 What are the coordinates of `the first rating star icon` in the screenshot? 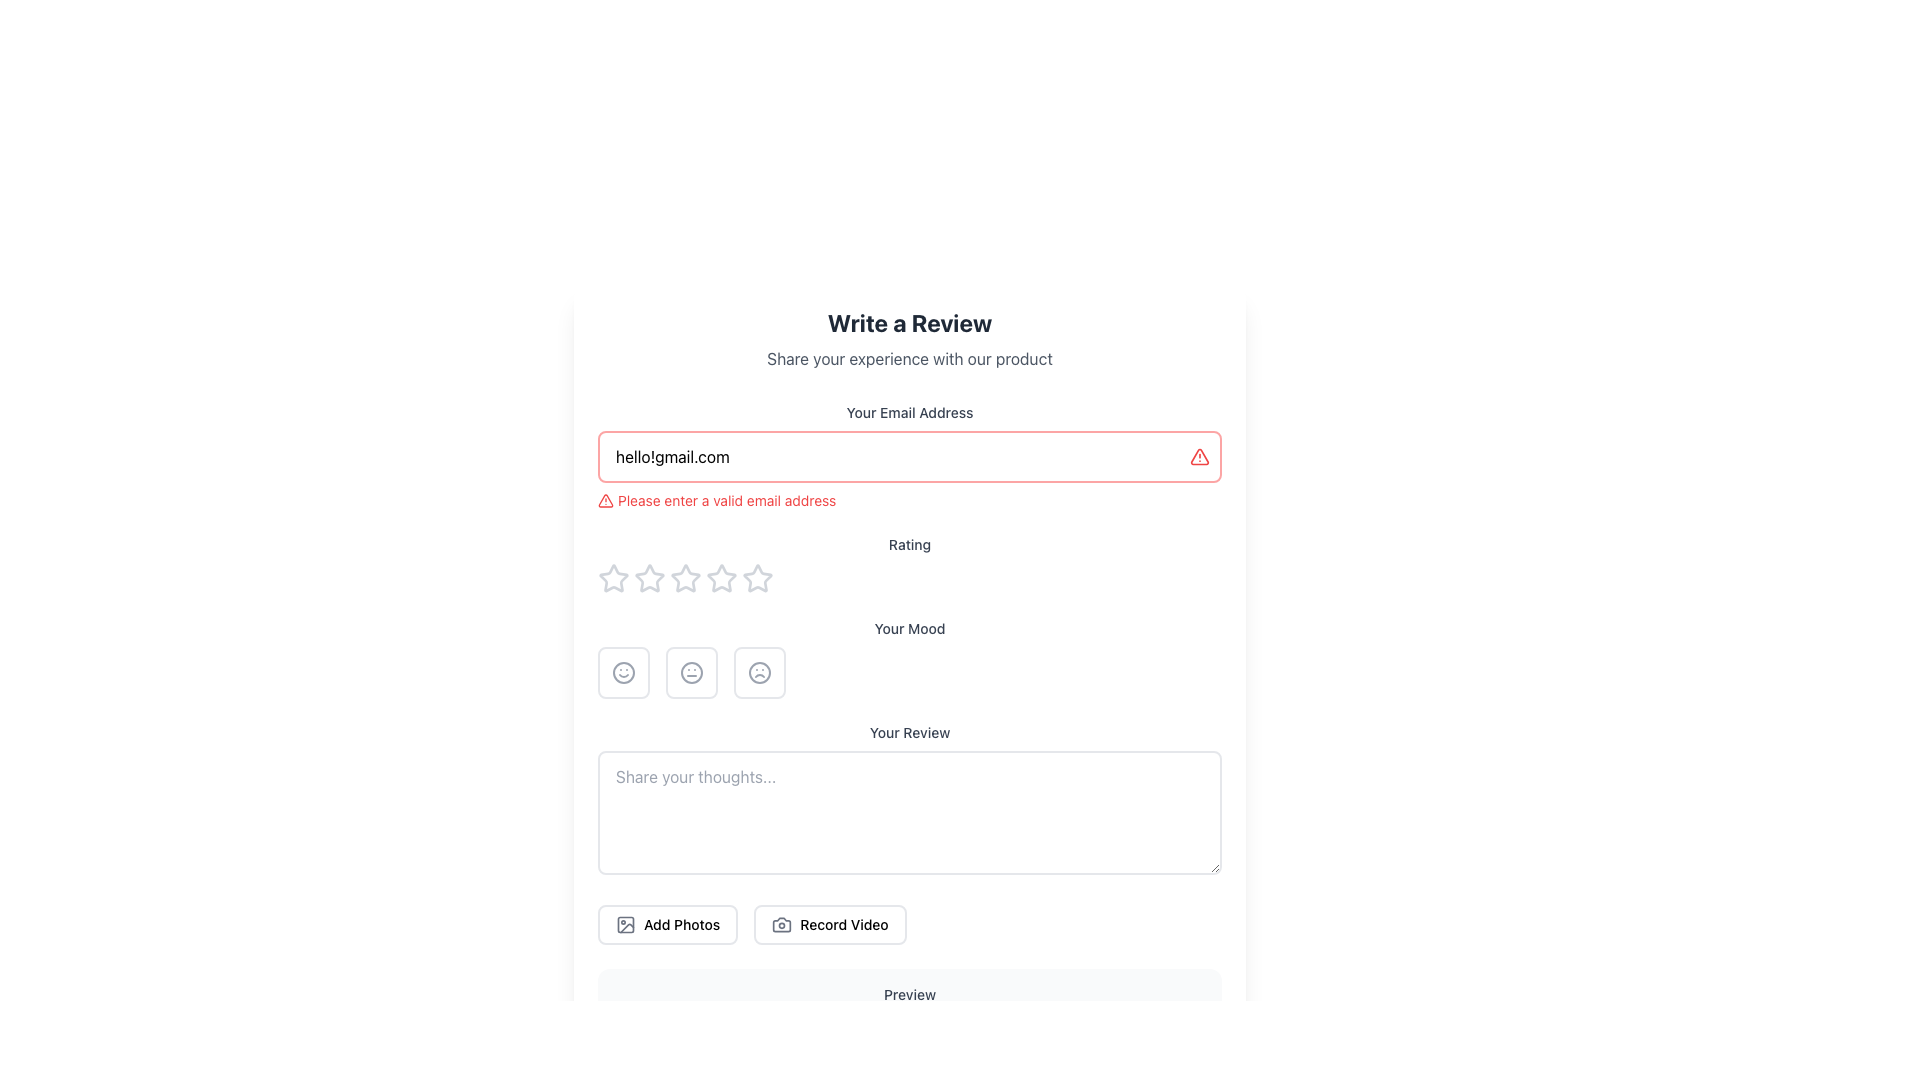 It's located at (613, 578).